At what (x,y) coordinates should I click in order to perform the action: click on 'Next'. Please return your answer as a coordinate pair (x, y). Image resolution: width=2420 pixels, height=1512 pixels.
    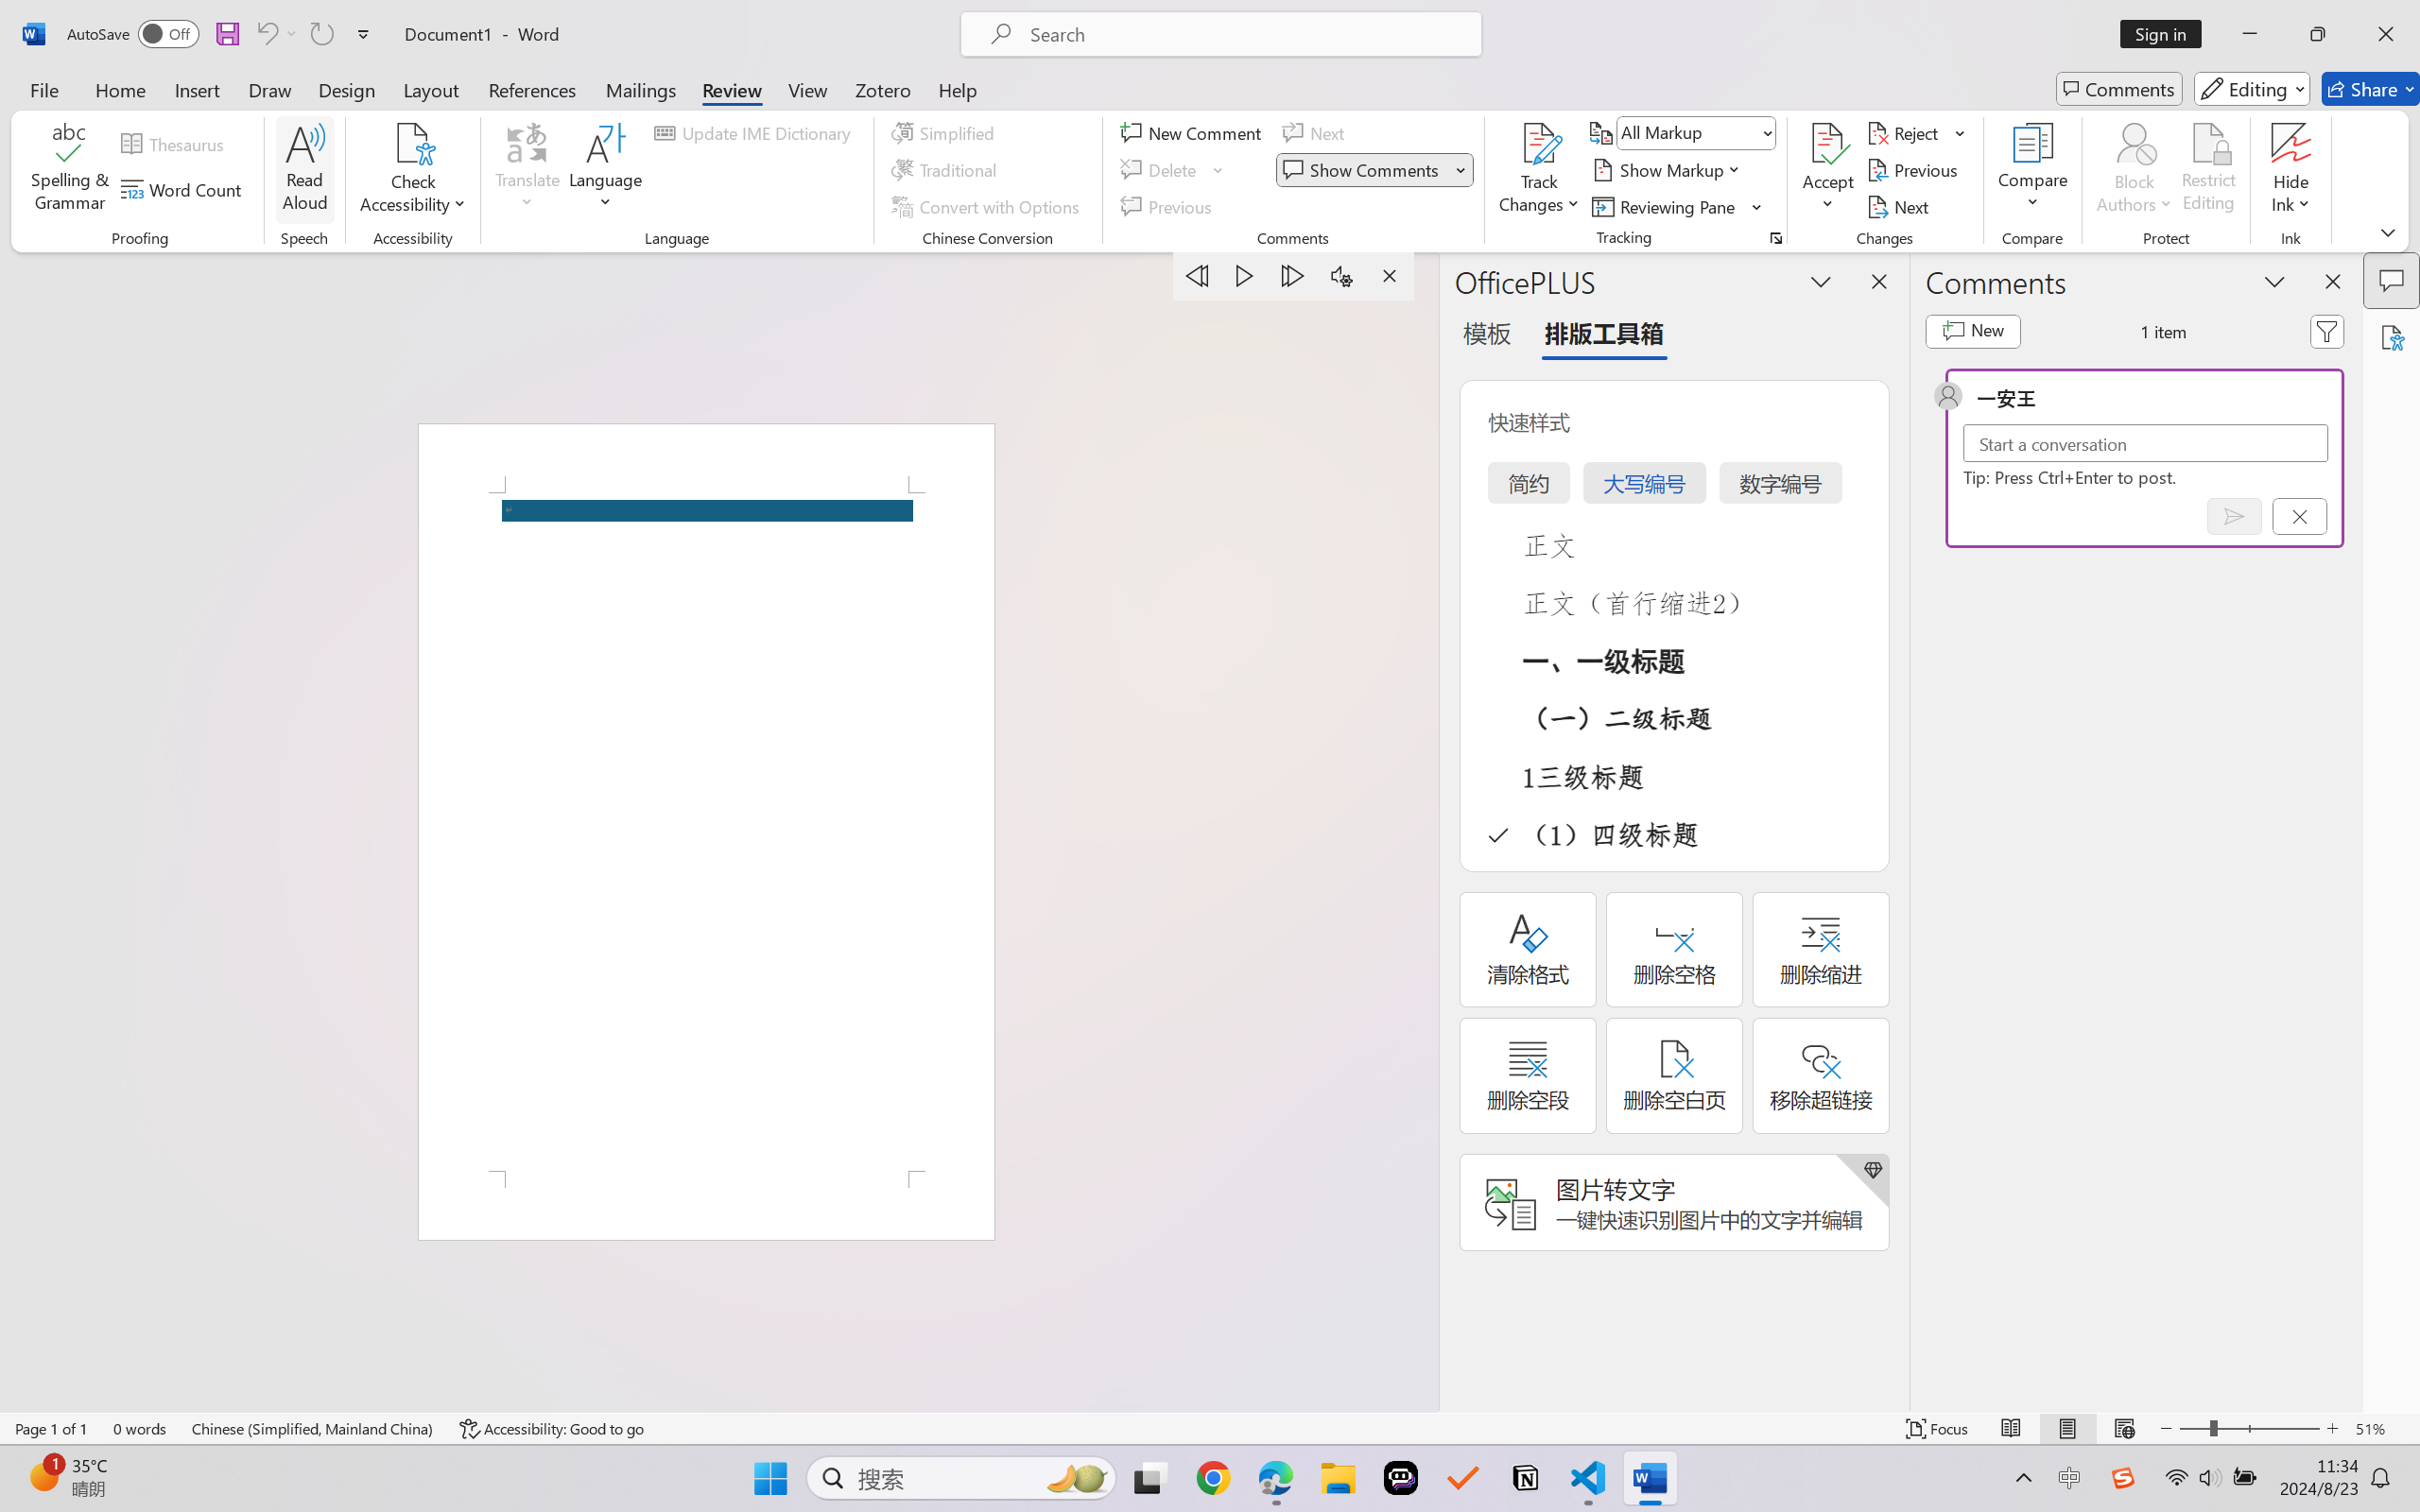
    Looking at the image, I should click on (1899, 207).